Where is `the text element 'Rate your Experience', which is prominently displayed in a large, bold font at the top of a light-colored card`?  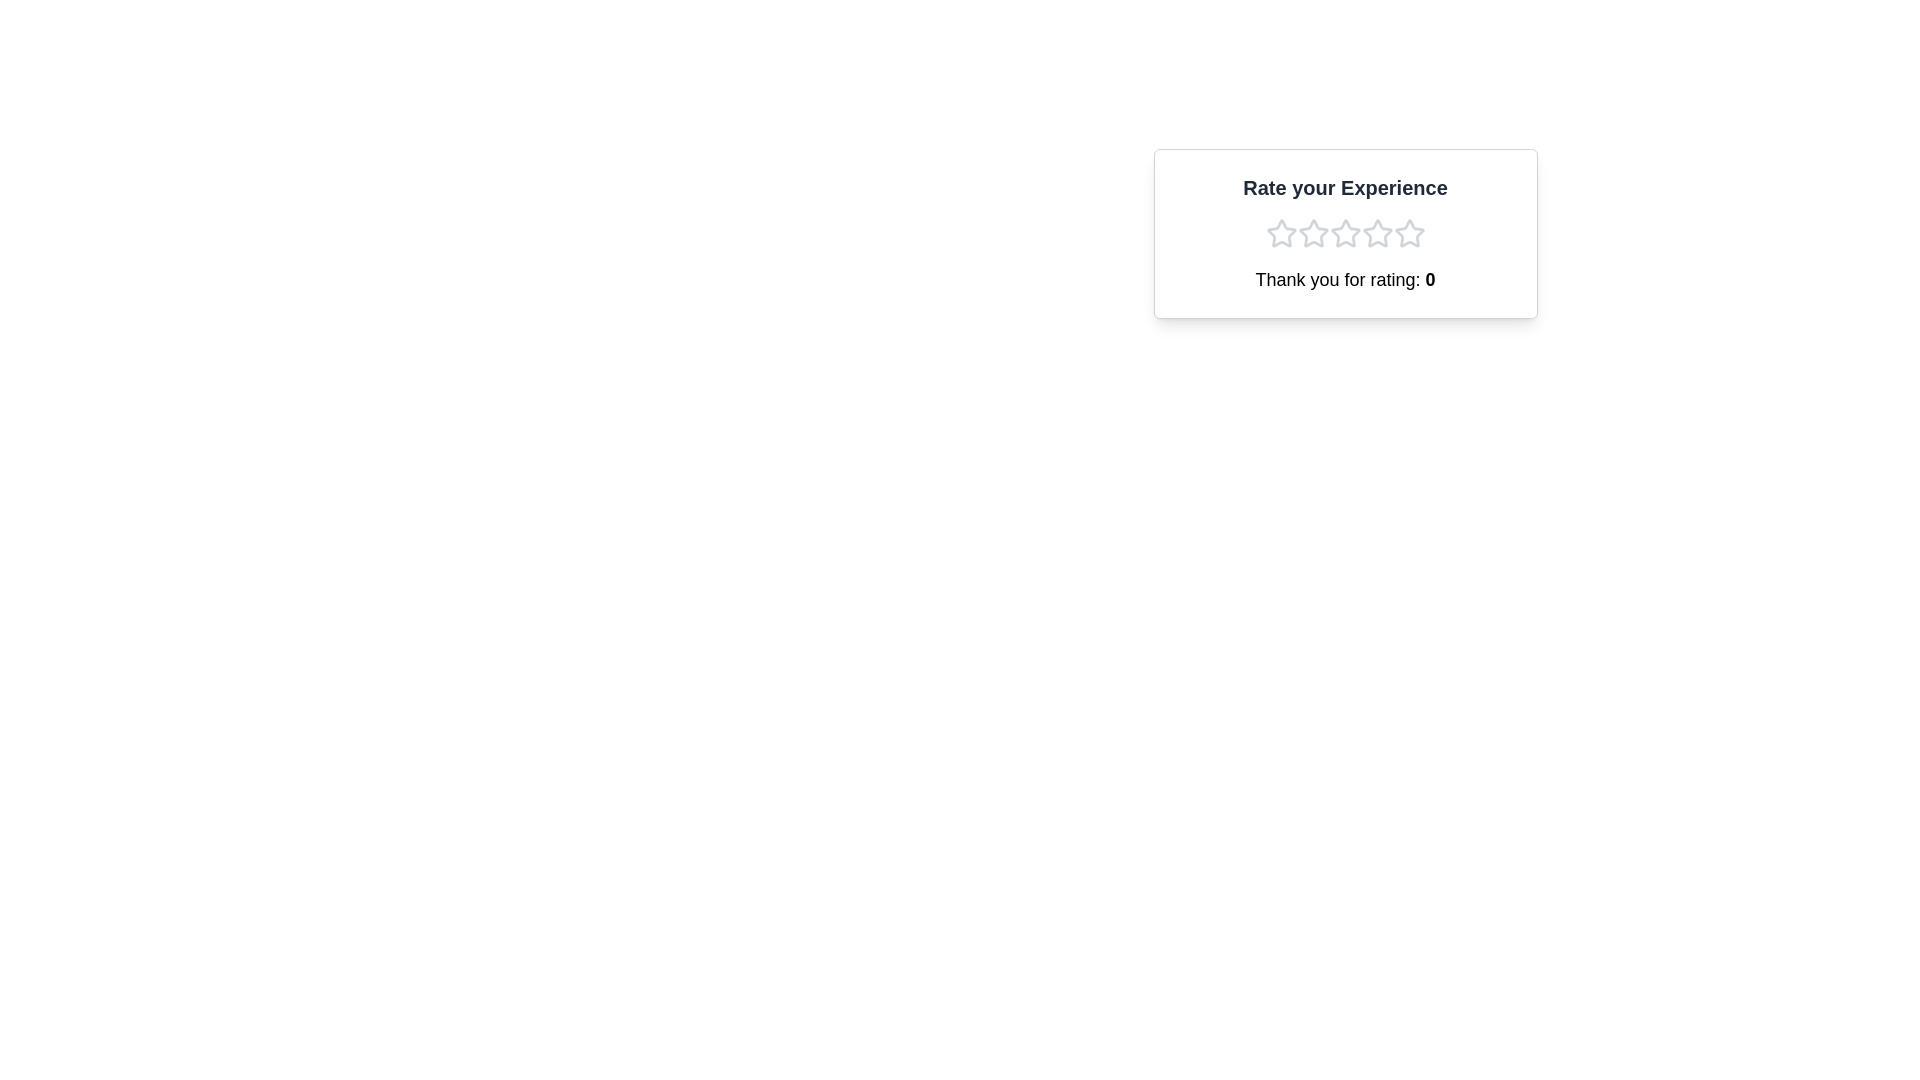
the text element 'Rate your Experience', which is prominently displayed in a large, bold font at the top of a light-colored card is located at coordinates (1345, 188).